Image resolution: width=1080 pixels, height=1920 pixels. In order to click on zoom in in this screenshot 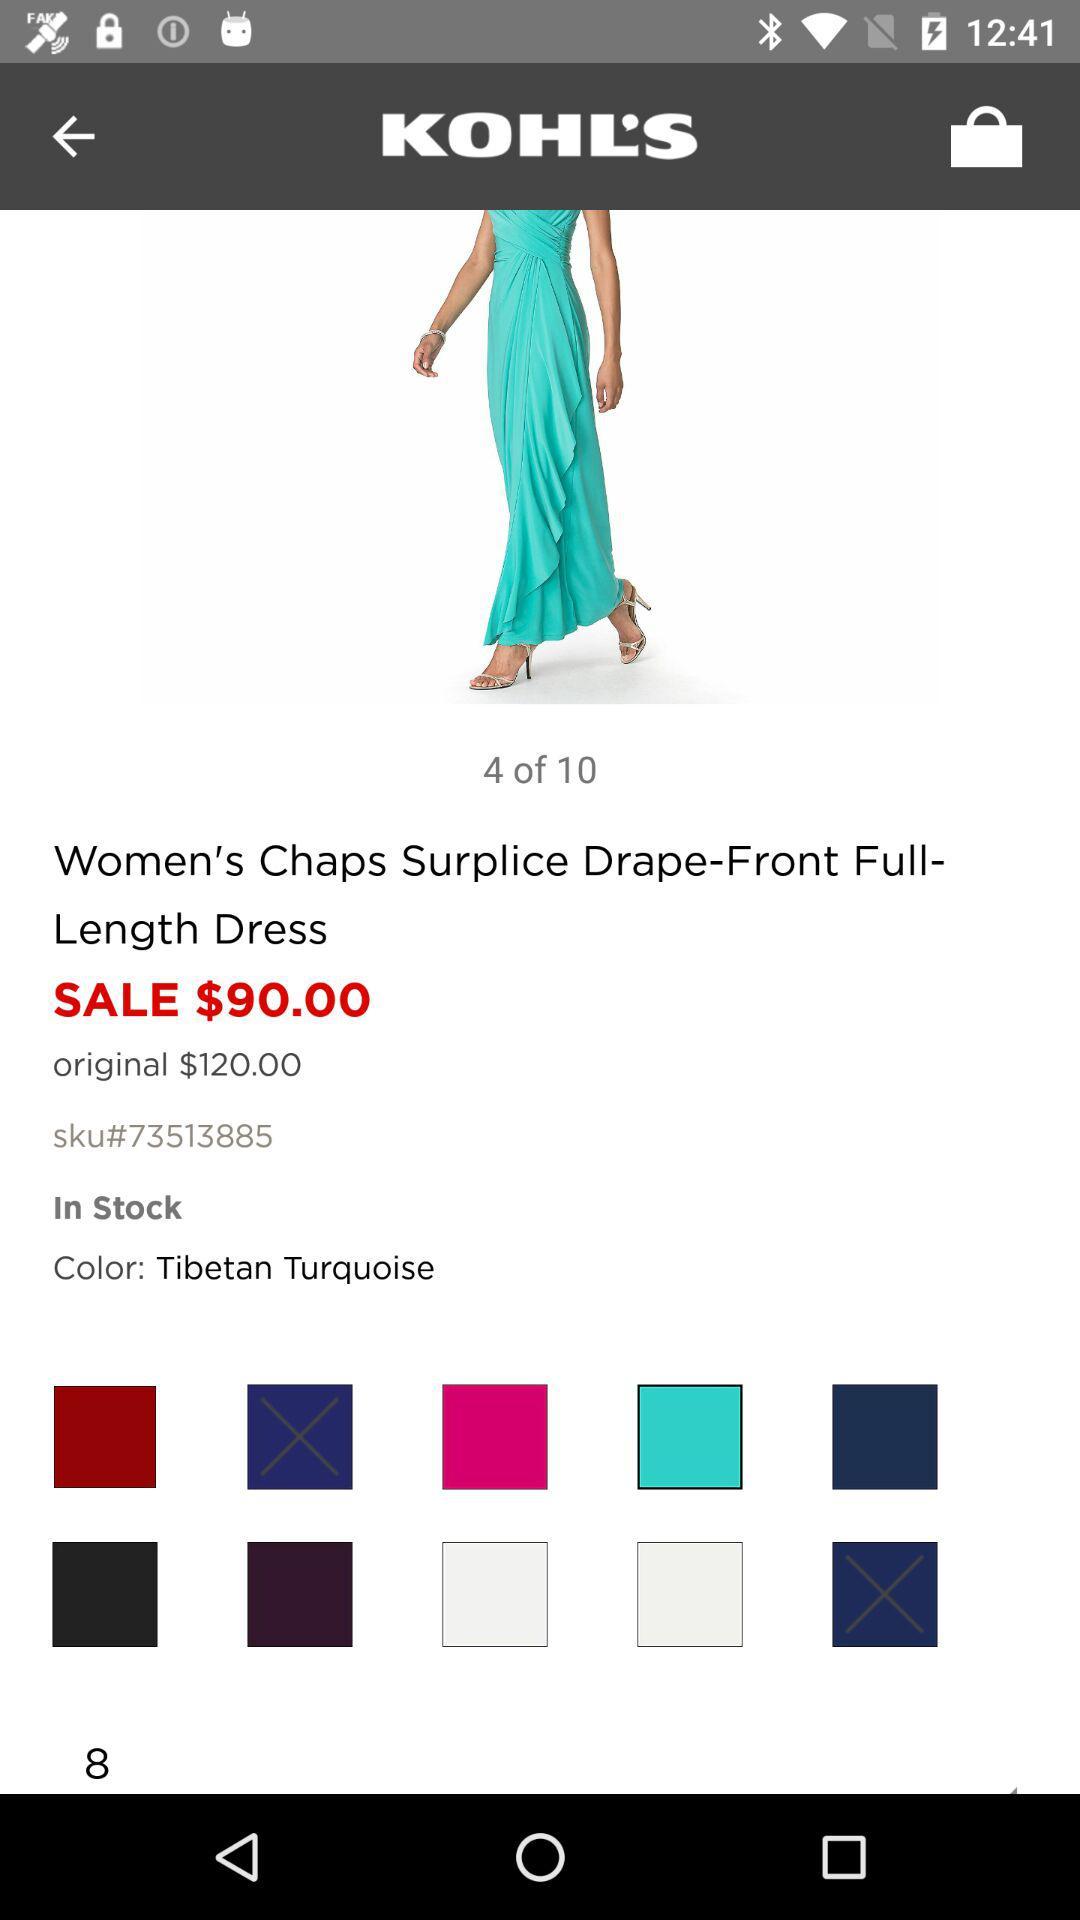, I will do `click(540, 456)`.